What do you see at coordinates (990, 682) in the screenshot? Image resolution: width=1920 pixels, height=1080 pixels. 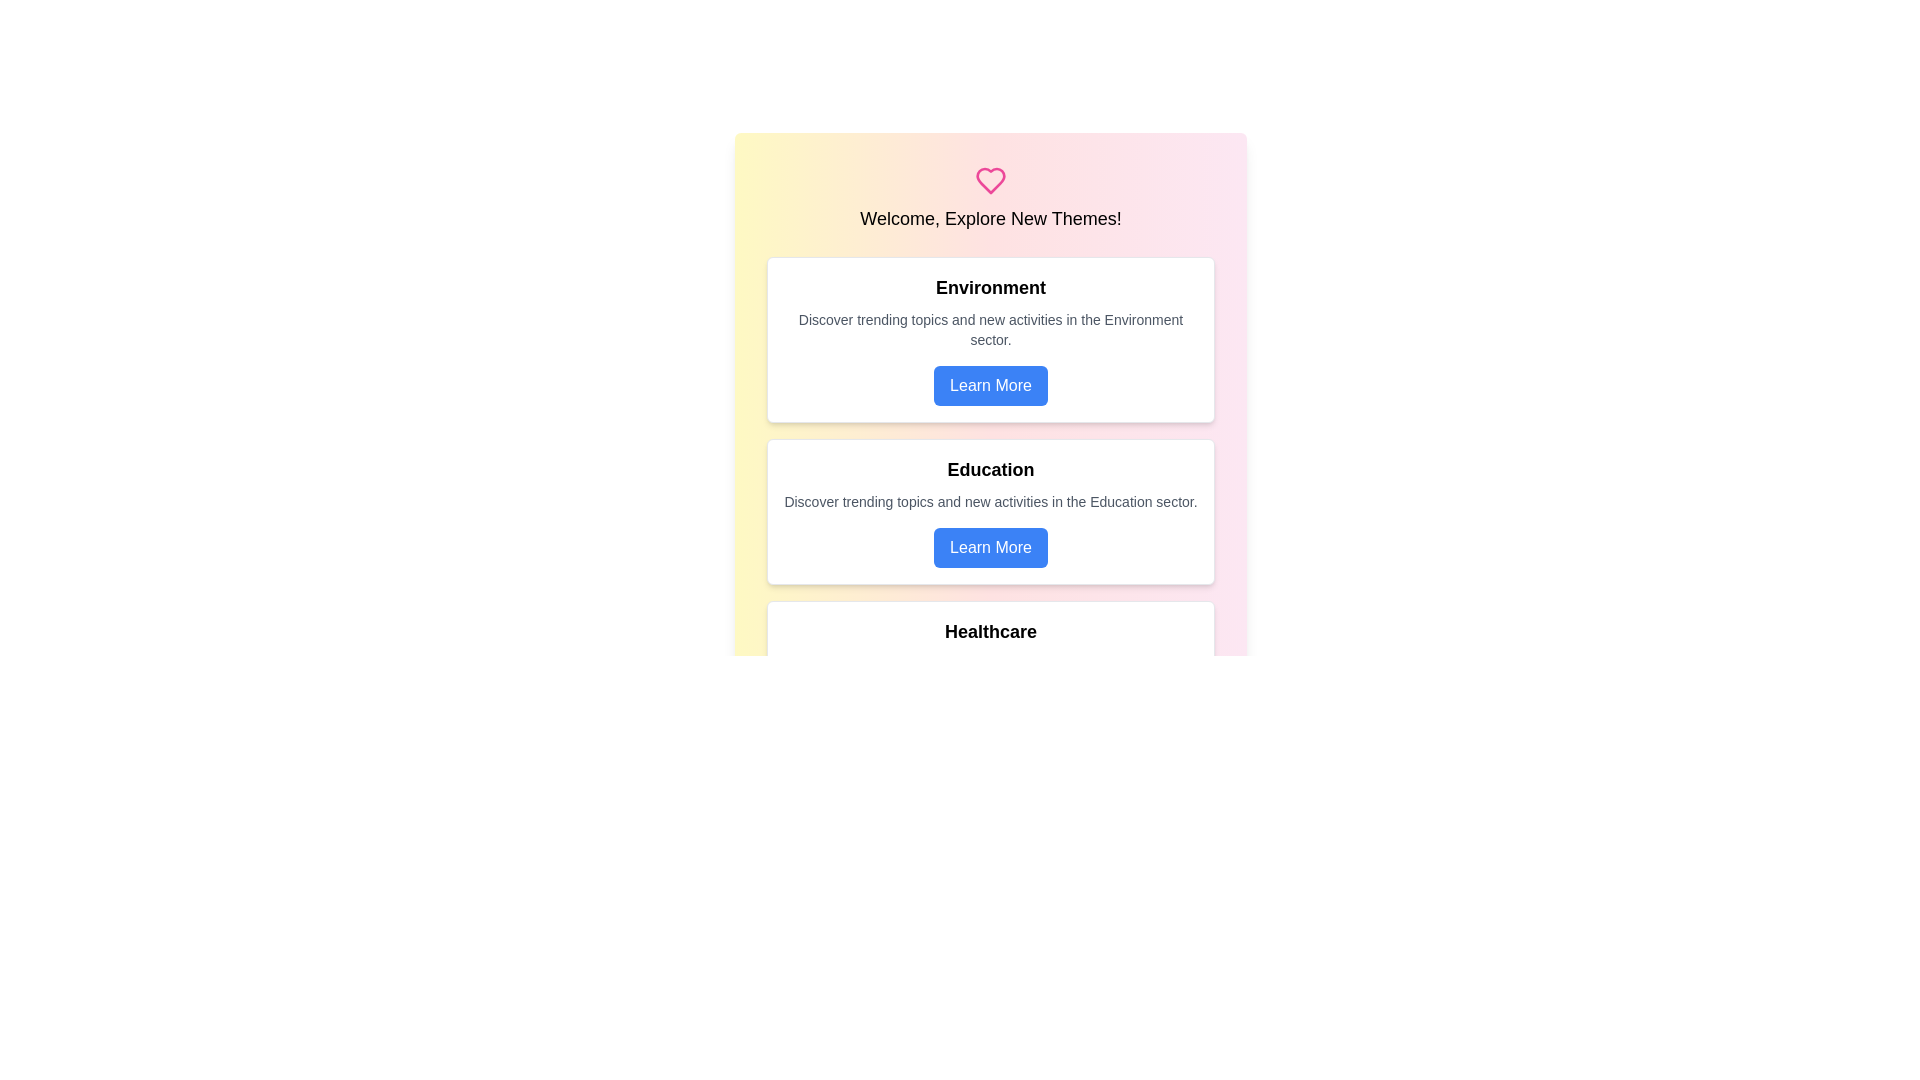 I see `the third Informational Card that presents information on trending topics in the Healthcare sector` at bounding box center [990, 682].